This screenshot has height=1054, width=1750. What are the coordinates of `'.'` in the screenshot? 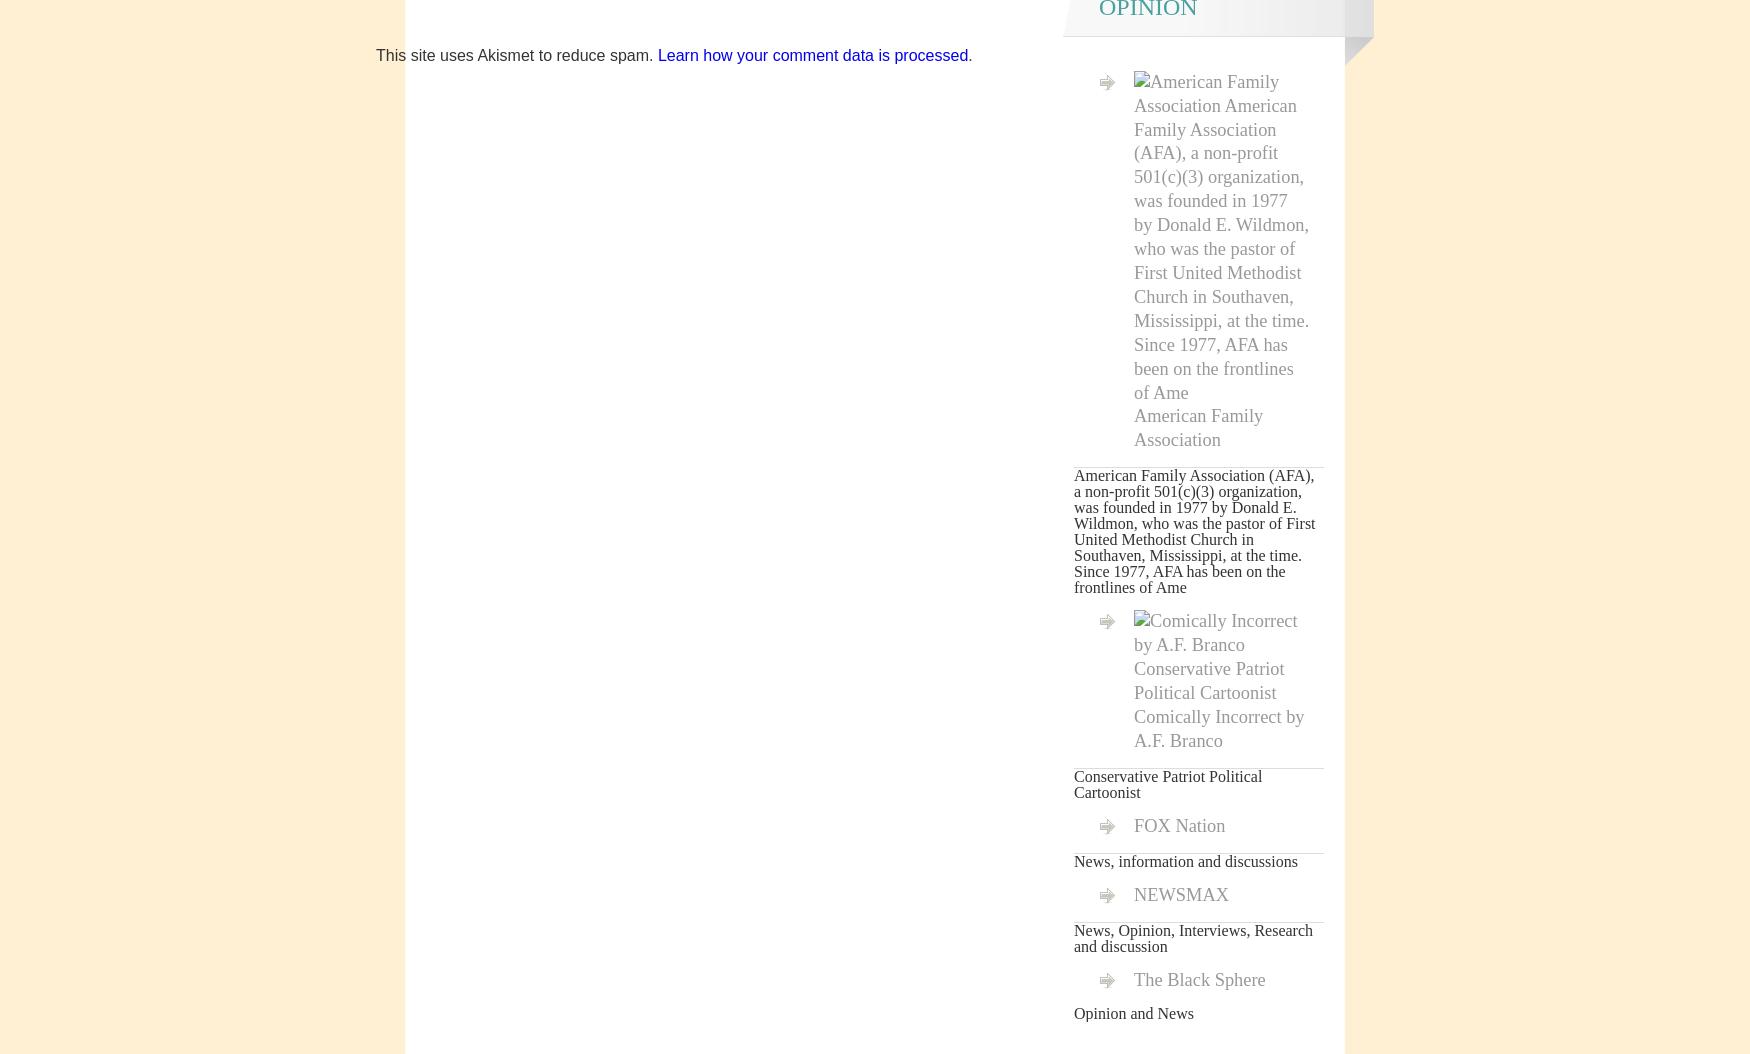 It's located at (970, 54).